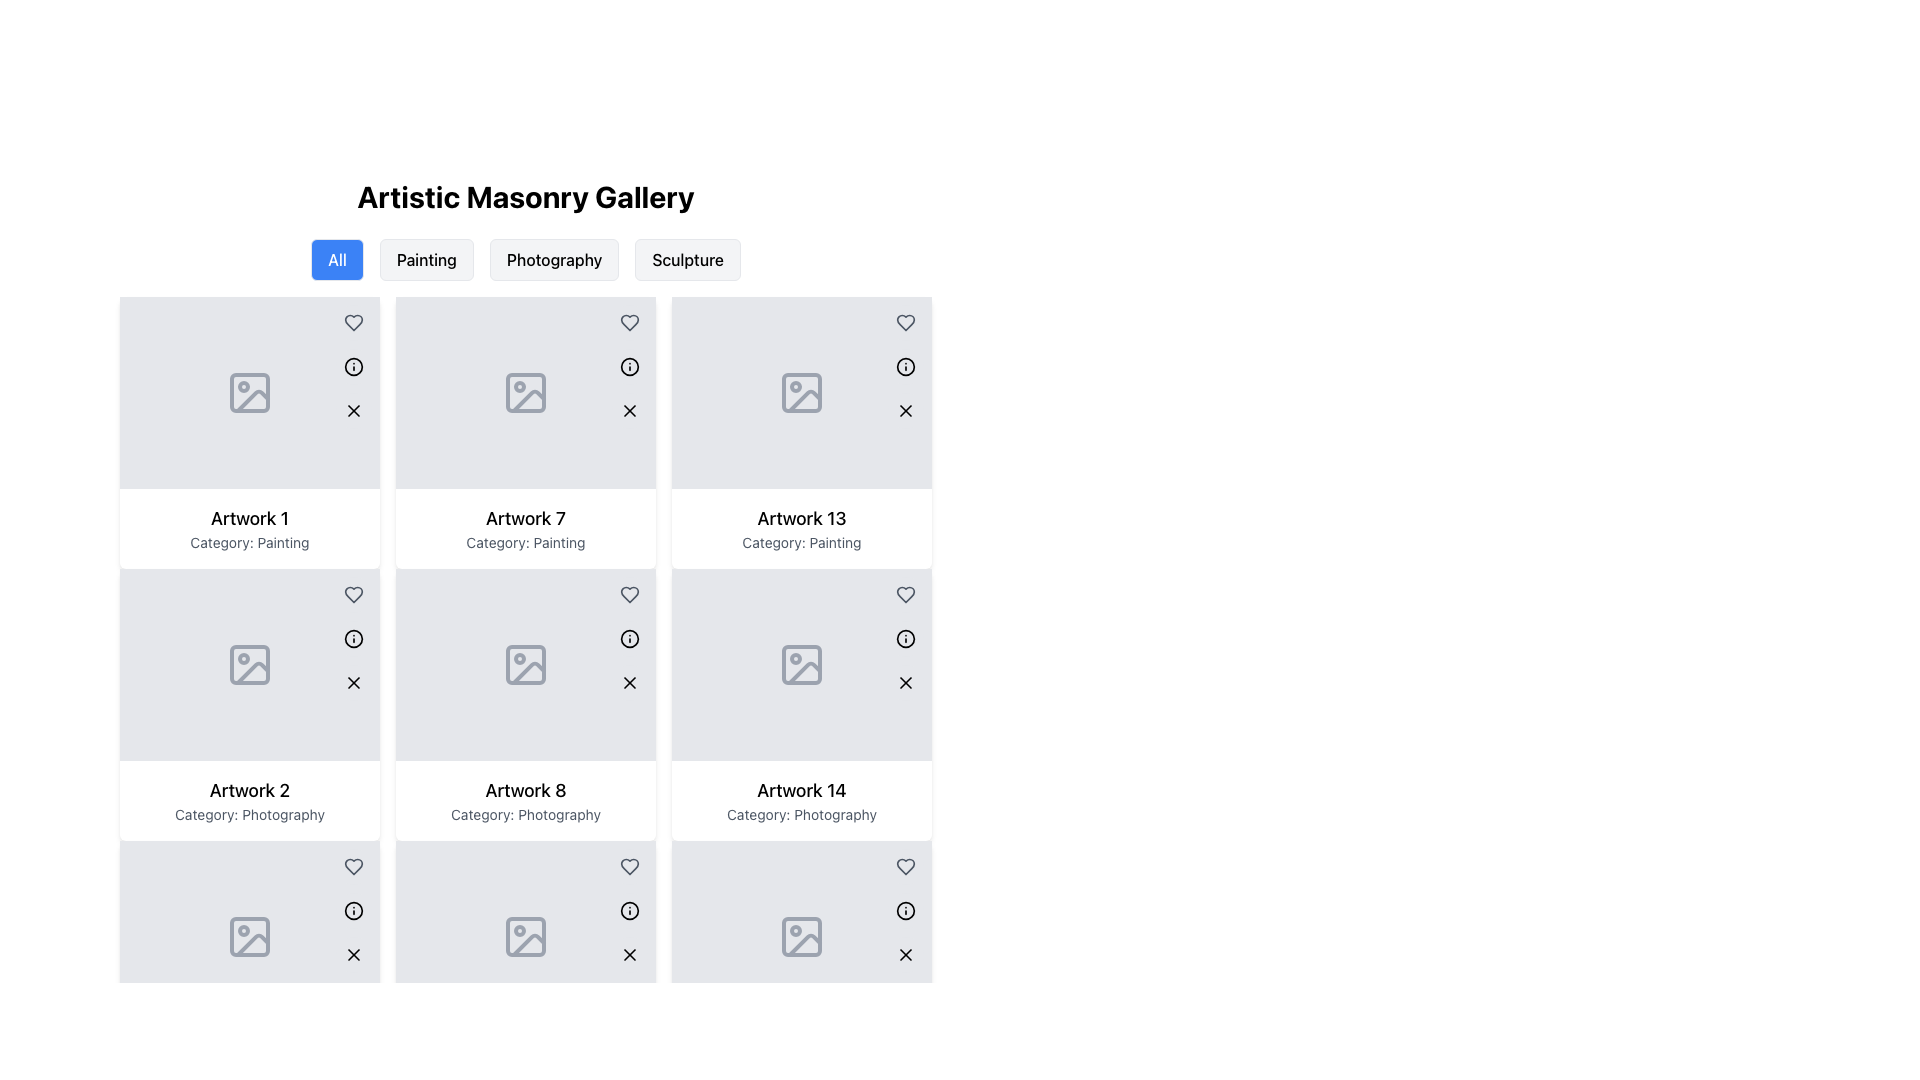 The height and width of the screenshot is (1080, 1920). Describe the element at coordinates (354, 593) in the screenshot. I see `the heart-shaped indicator icon in the top-right corner of the 'Artwork 1, Category: Painting' card` at that location.